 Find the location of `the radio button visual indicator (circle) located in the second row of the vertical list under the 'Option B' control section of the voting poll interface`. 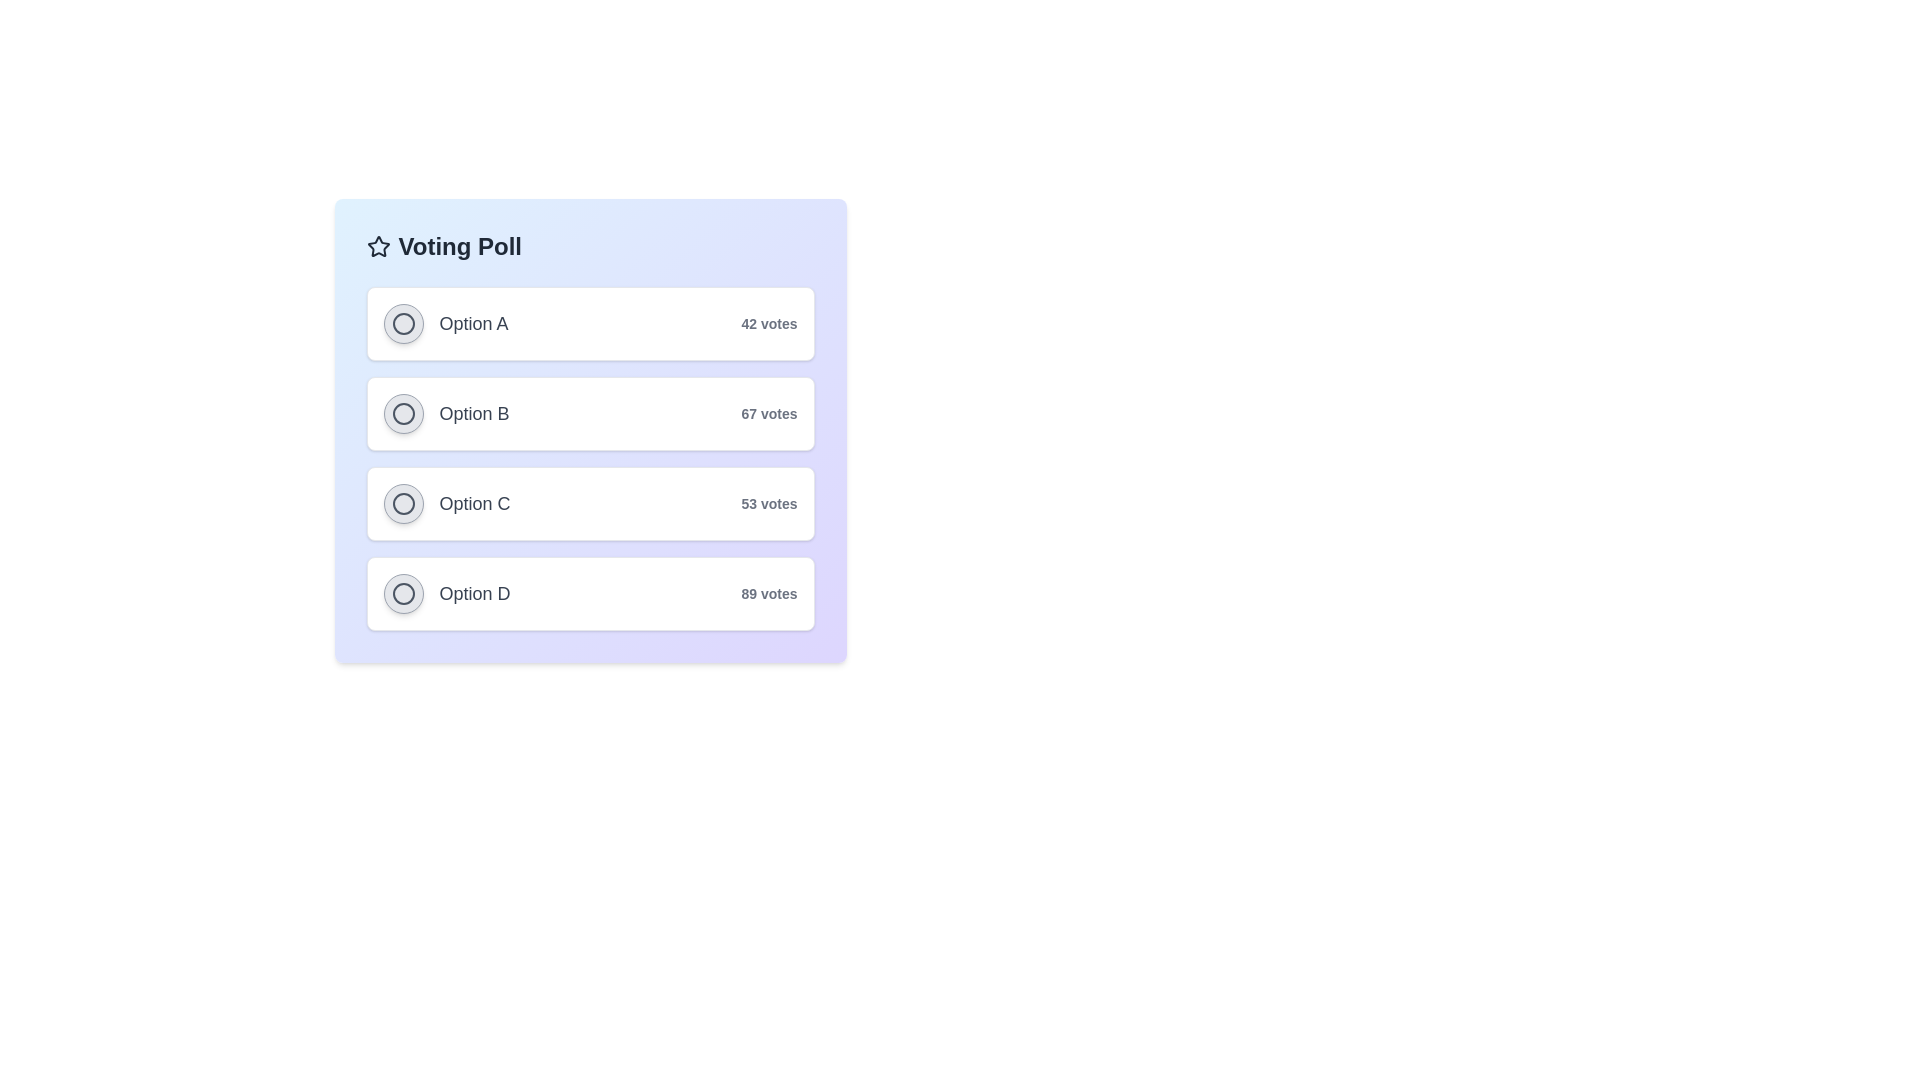

the radio button visual indicator (circle) located in the second row of the vertical list under the 'Option B' control section of the voting poll interface is located at coordinates (402, 412).